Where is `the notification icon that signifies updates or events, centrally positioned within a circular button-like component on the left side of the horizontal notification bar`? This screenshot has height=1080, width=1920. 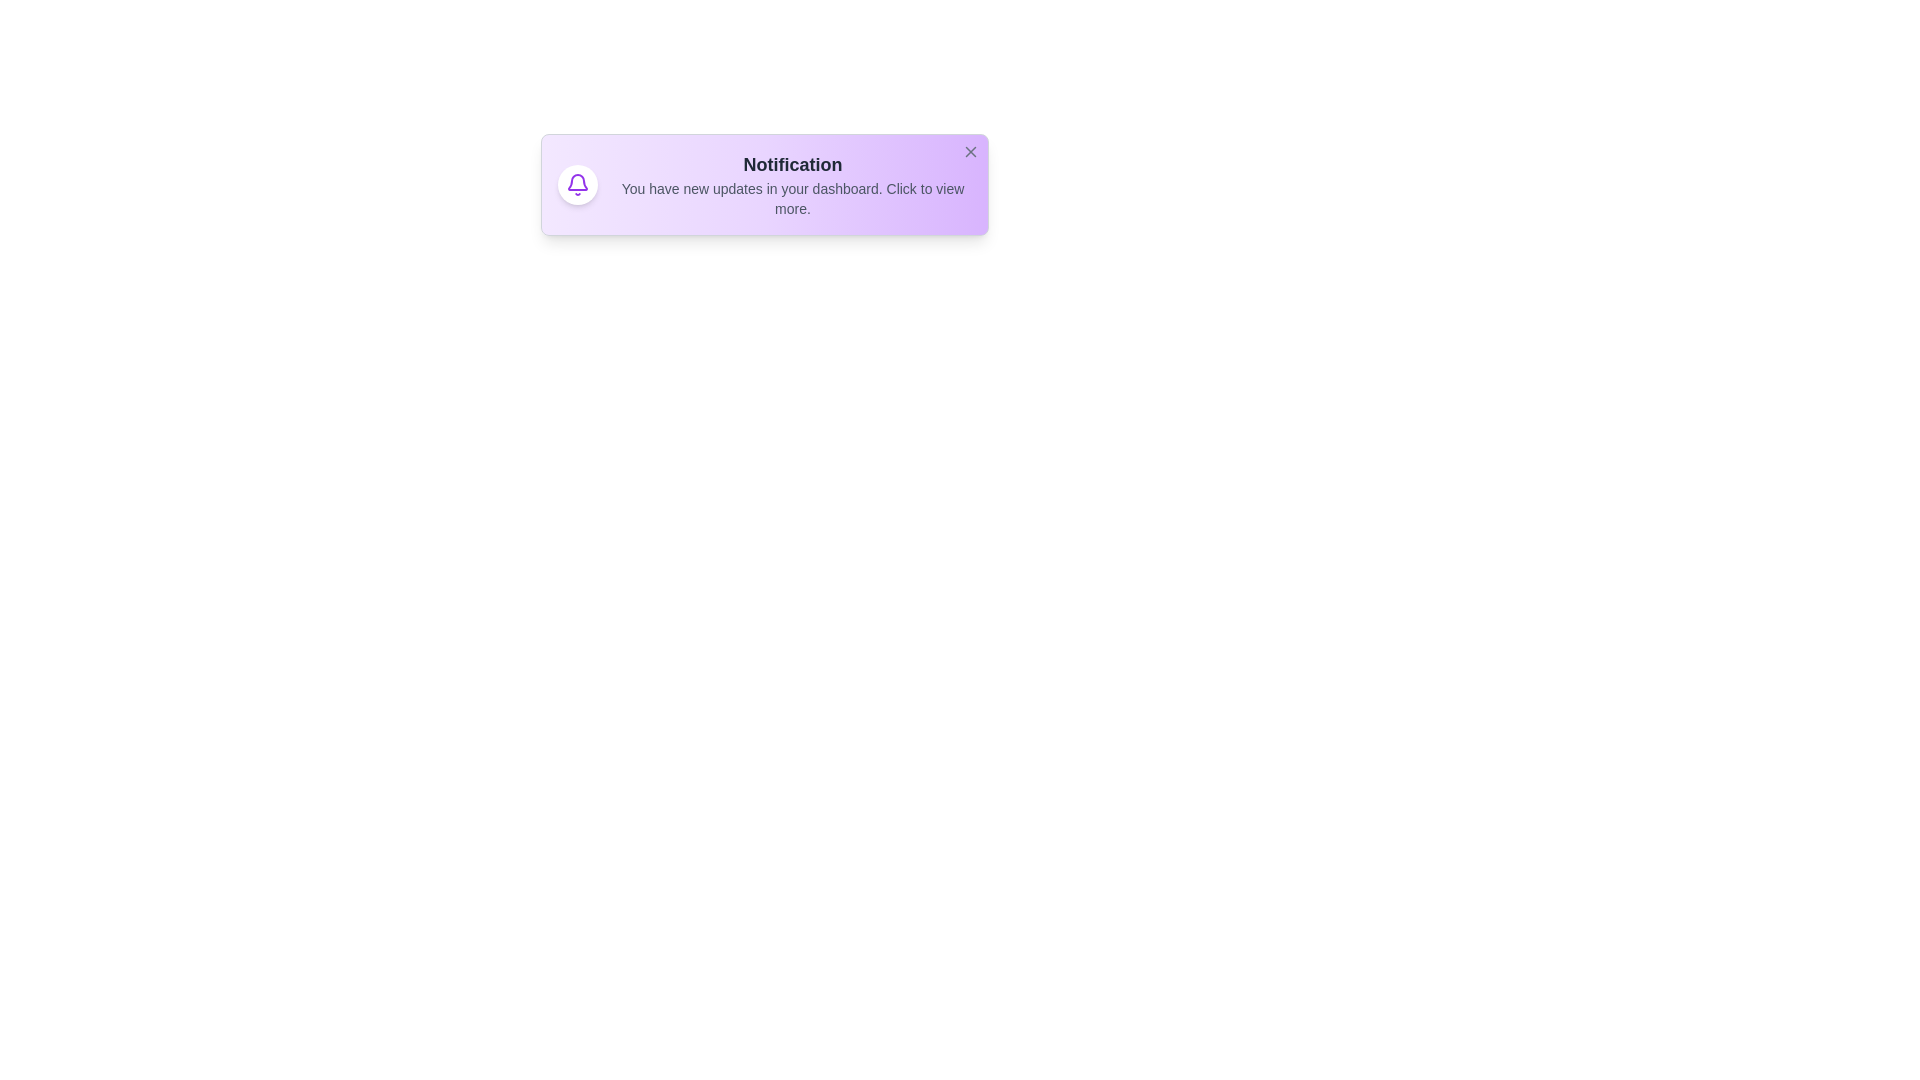 the notification icon that signifies updates or events, centrally positioned within a circular button-like component on the left side of the horizontal notification bar is located at coordinates (576, 185).